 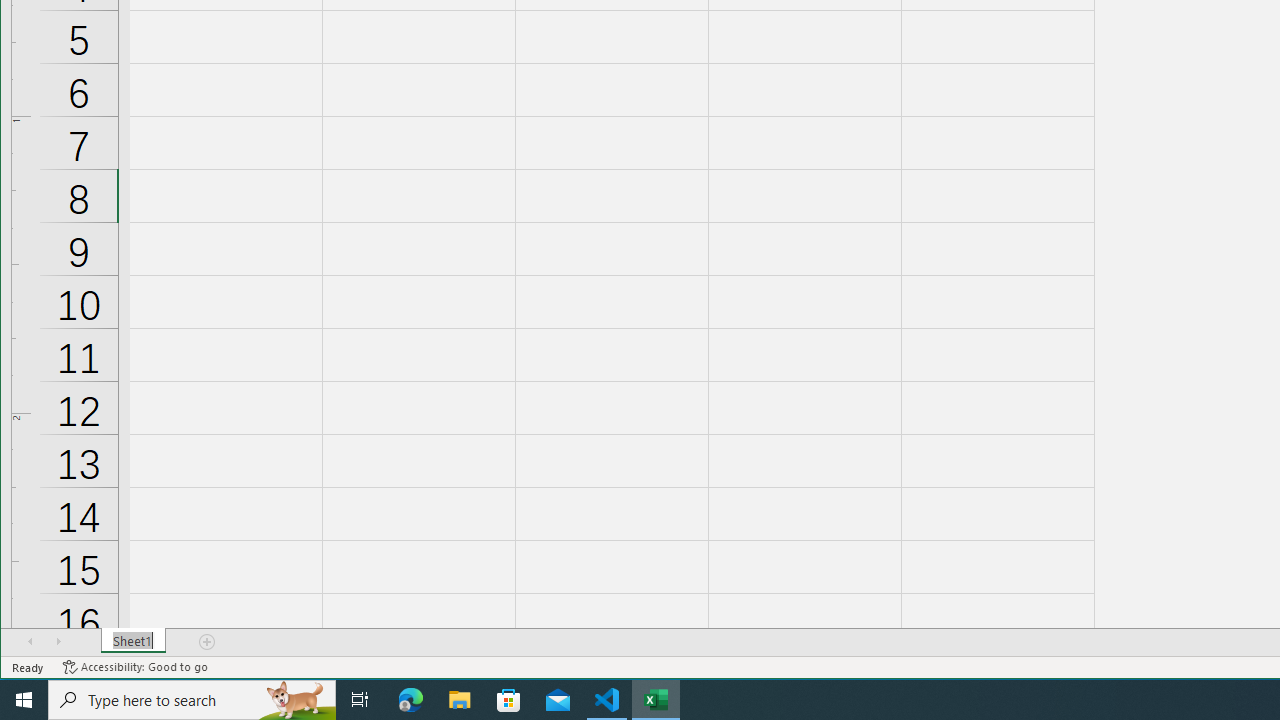 I want to click on 'Sheet Tab', so click(x=132, y=641).